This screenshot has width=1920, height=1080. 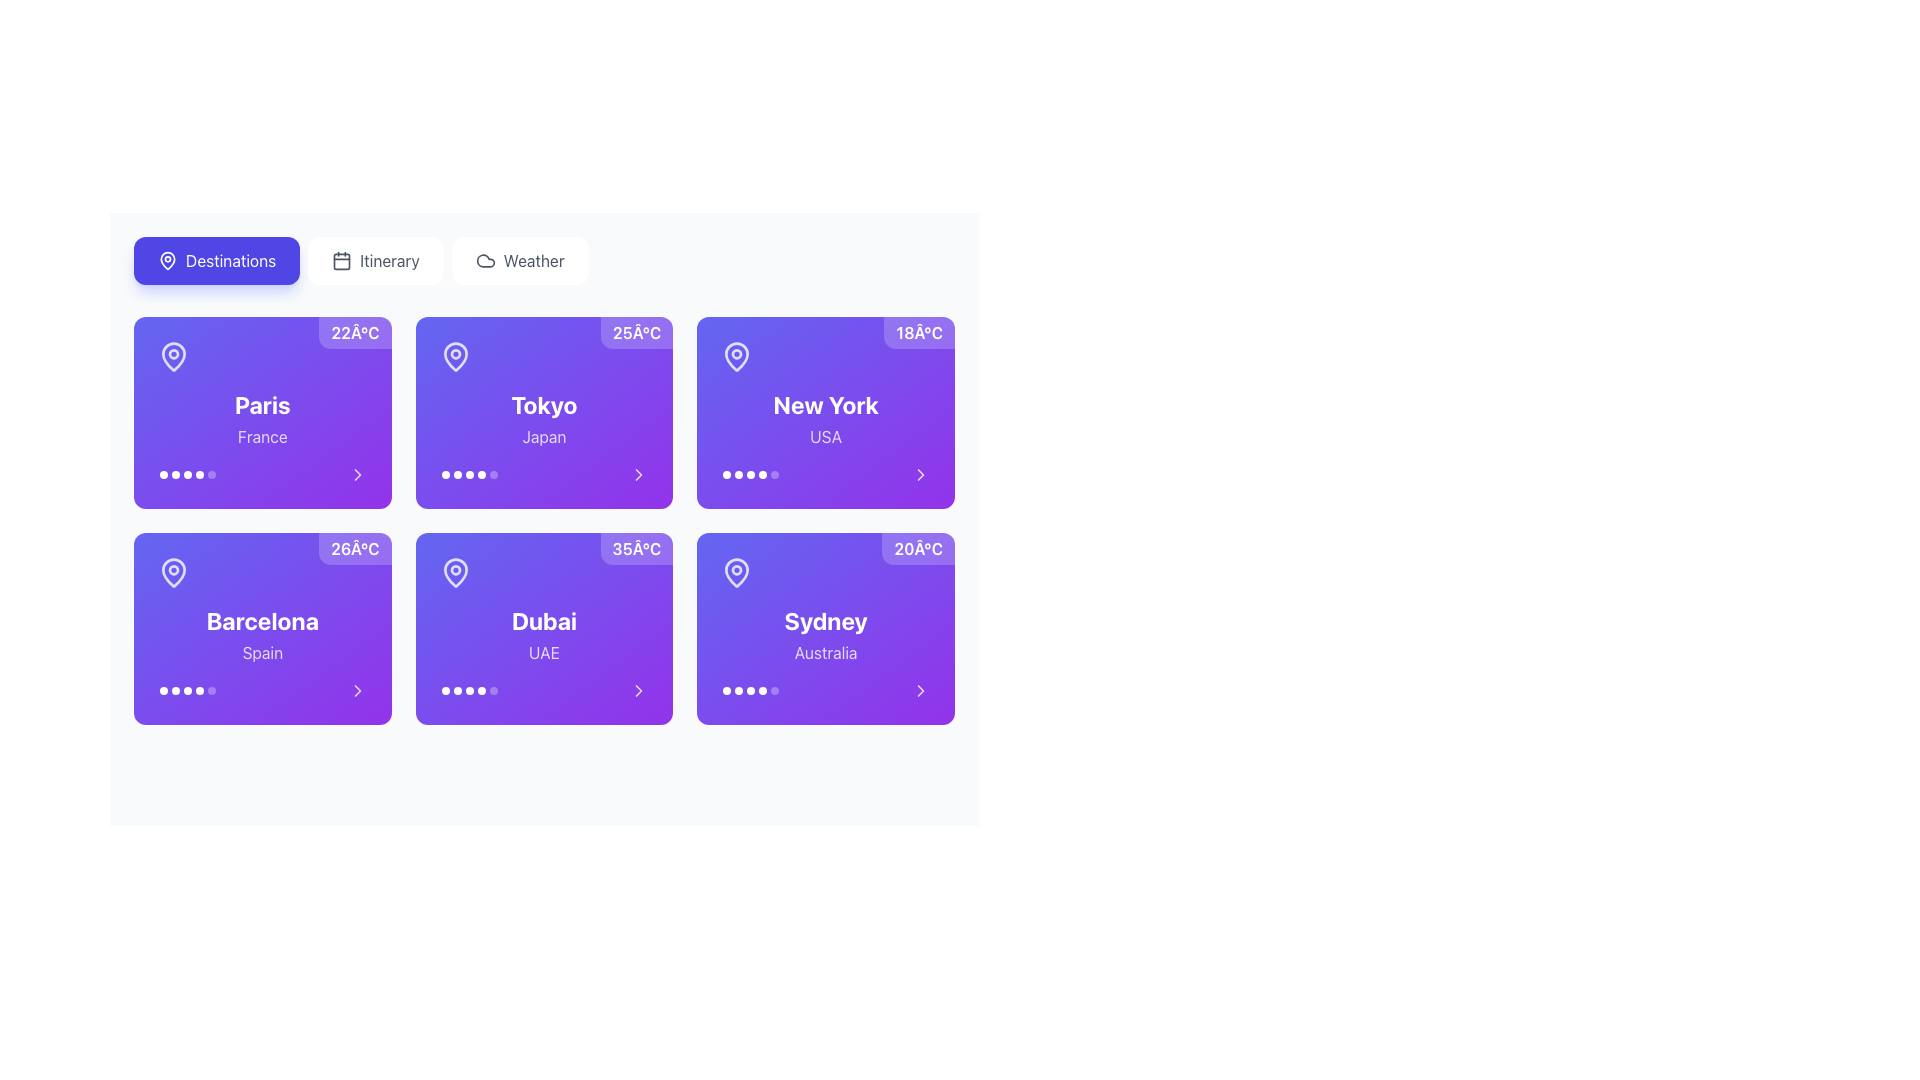 I want to click on the rounded rectangle icon within the calendar-like graphic, which is centered between the 'Destinations' and 'Weather' icons in the header, so click(x=342, y=260).